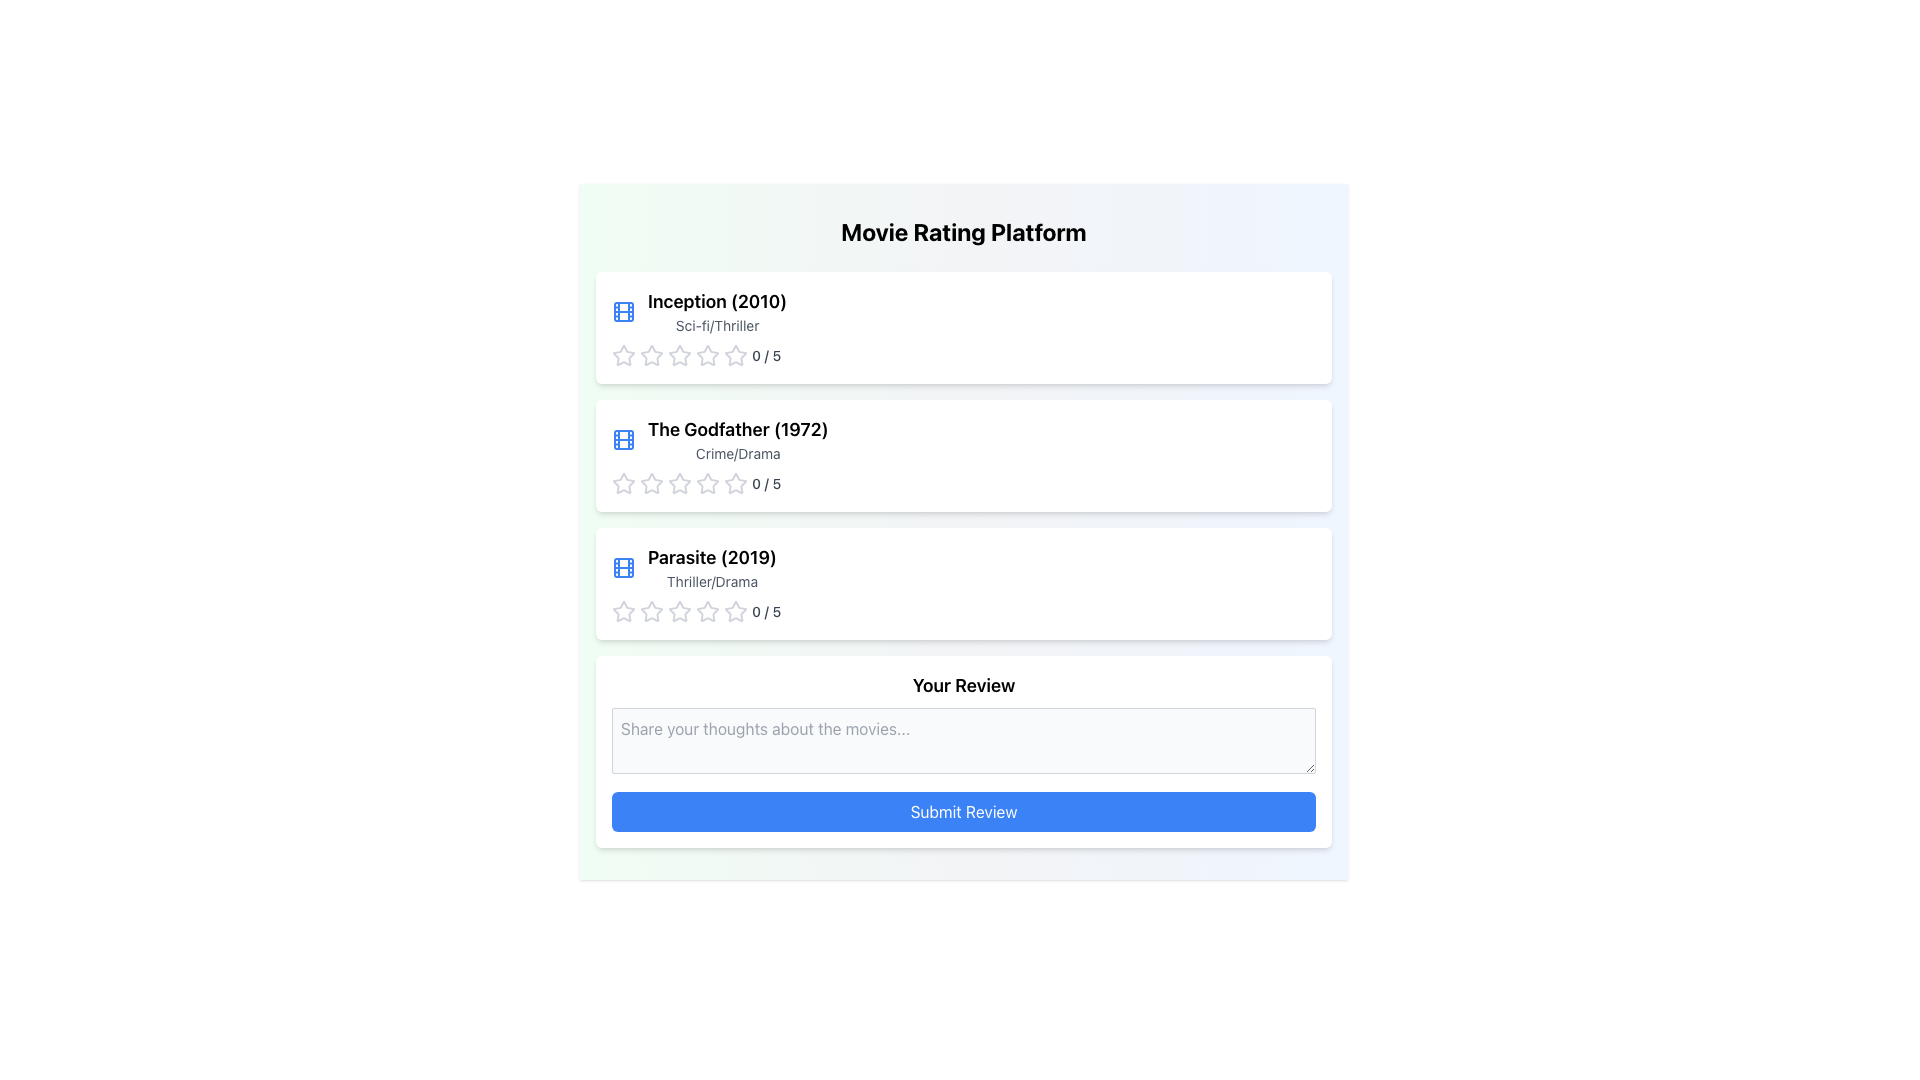 The width and height of the screenshot is (1920, 1080). What do you see at coordinates (734, 610) in the screenshot?
I see `the second star in the rating system for 'Parasite (2019)' to set the rating` at bounding box center [734, 610].